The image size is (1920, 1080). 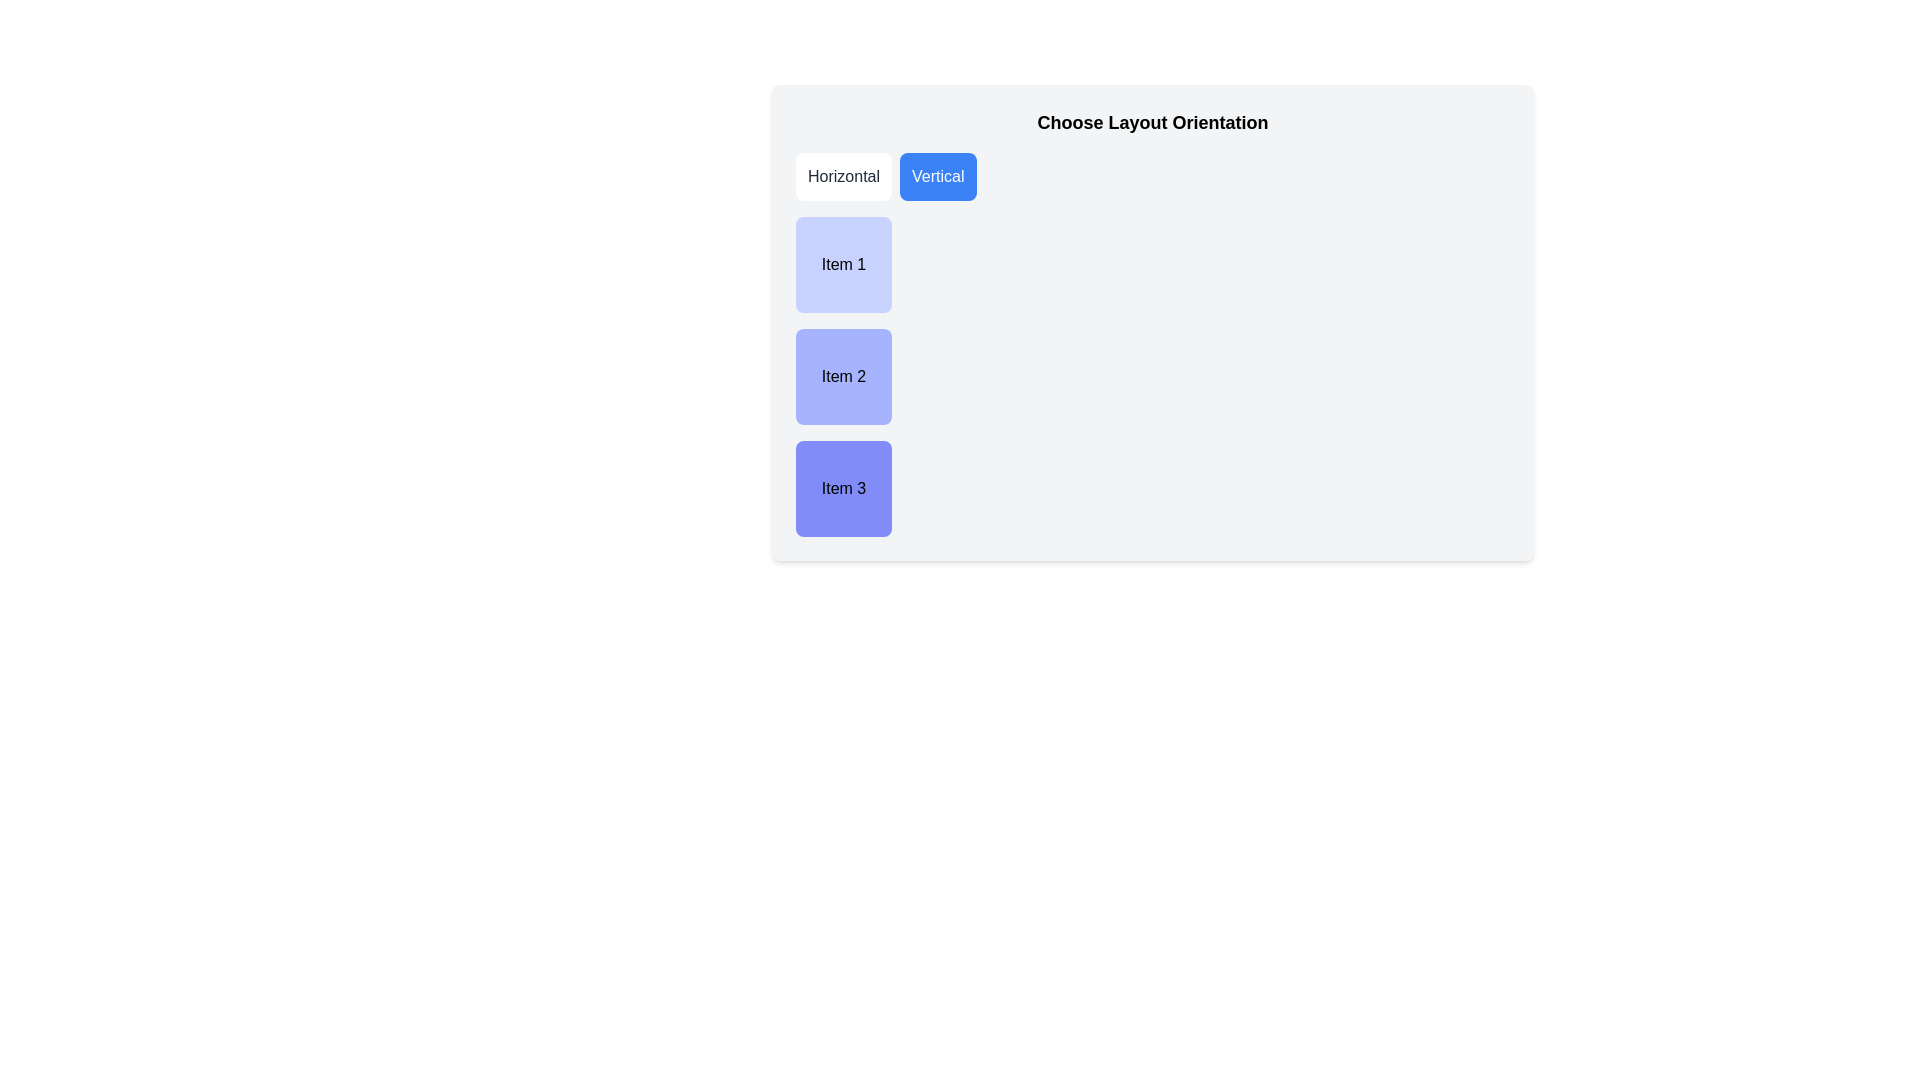 What do you see at coordinates (936, 176) in the screenshot?
I see `the 'Vertical' layout button located in the top-left quadrant of the interface` at bounding box center [936, 176].